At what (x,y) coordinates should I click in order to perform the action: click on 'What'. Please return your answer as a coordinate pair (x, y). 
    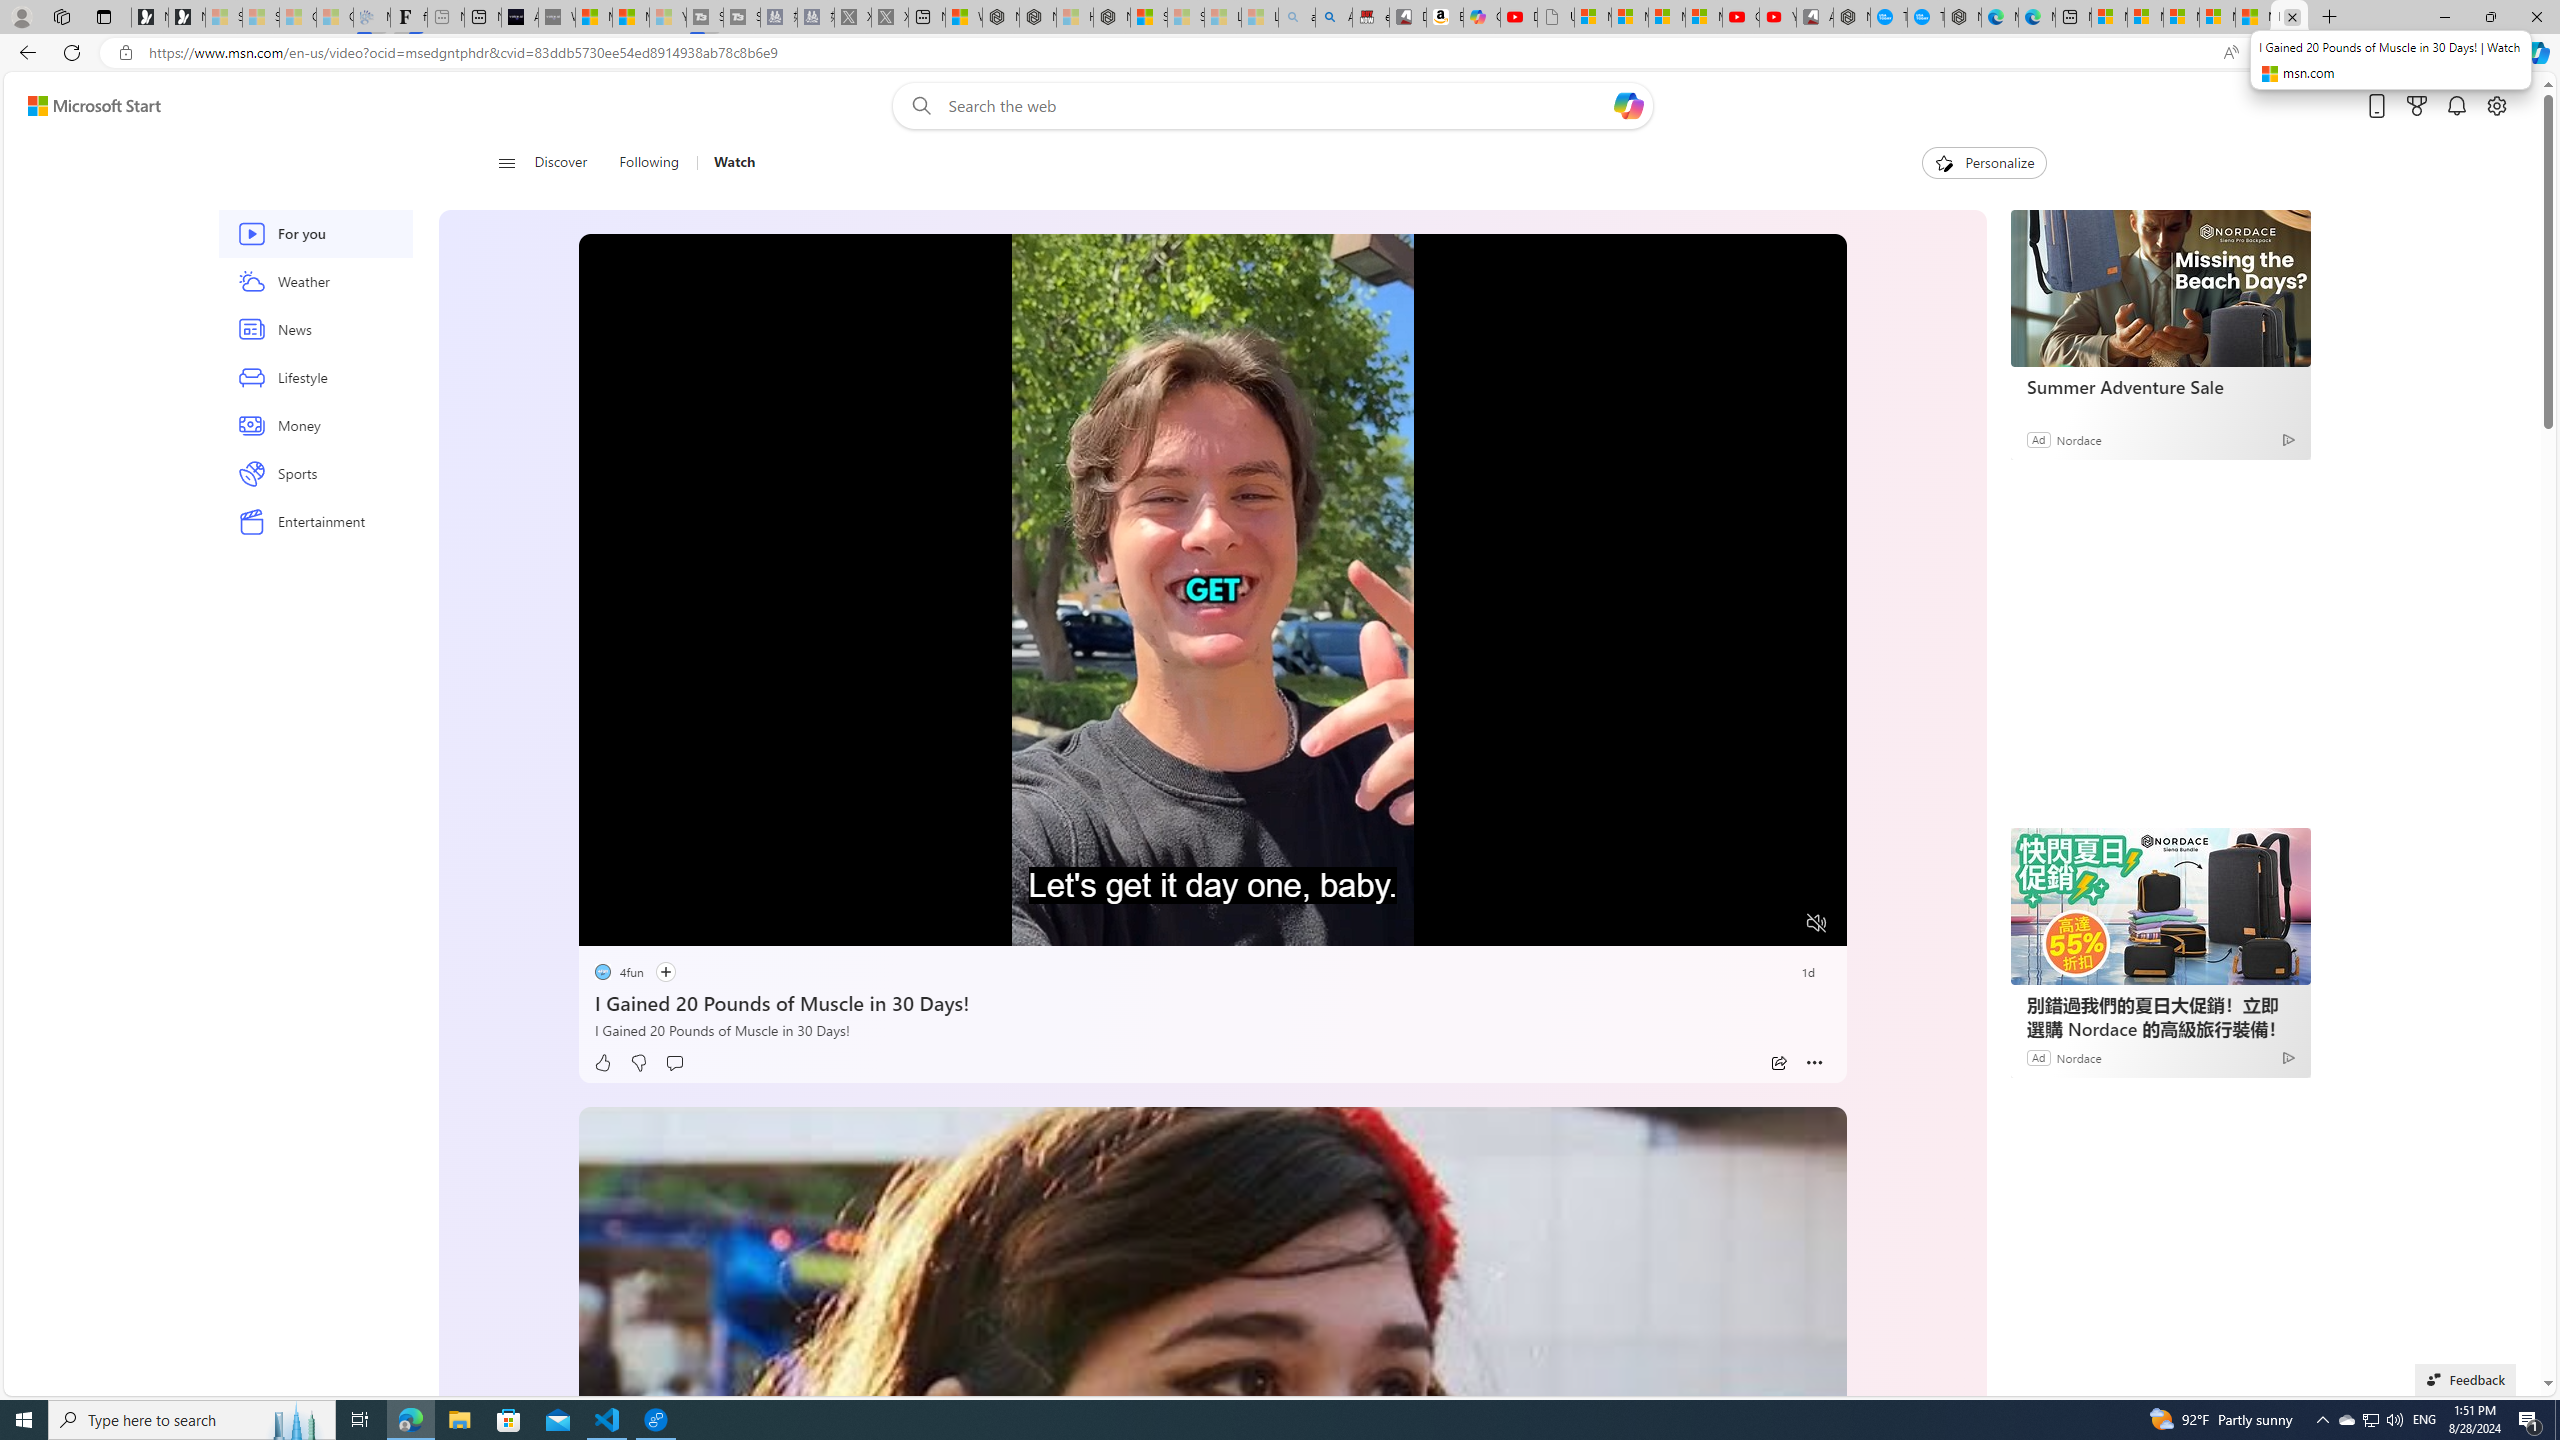
    Looking at the image, I should click on (555, 16).